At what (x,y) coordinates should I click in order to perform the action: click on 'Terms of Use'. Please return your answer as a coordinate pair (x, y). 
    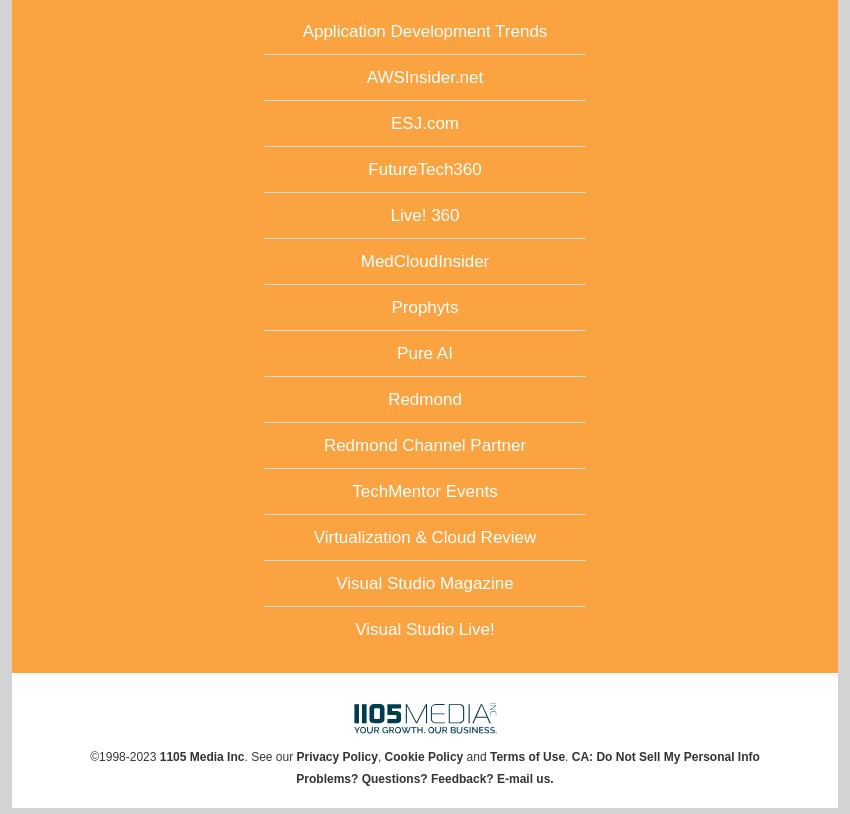
    Looking at the image, I should click on (526, 755).